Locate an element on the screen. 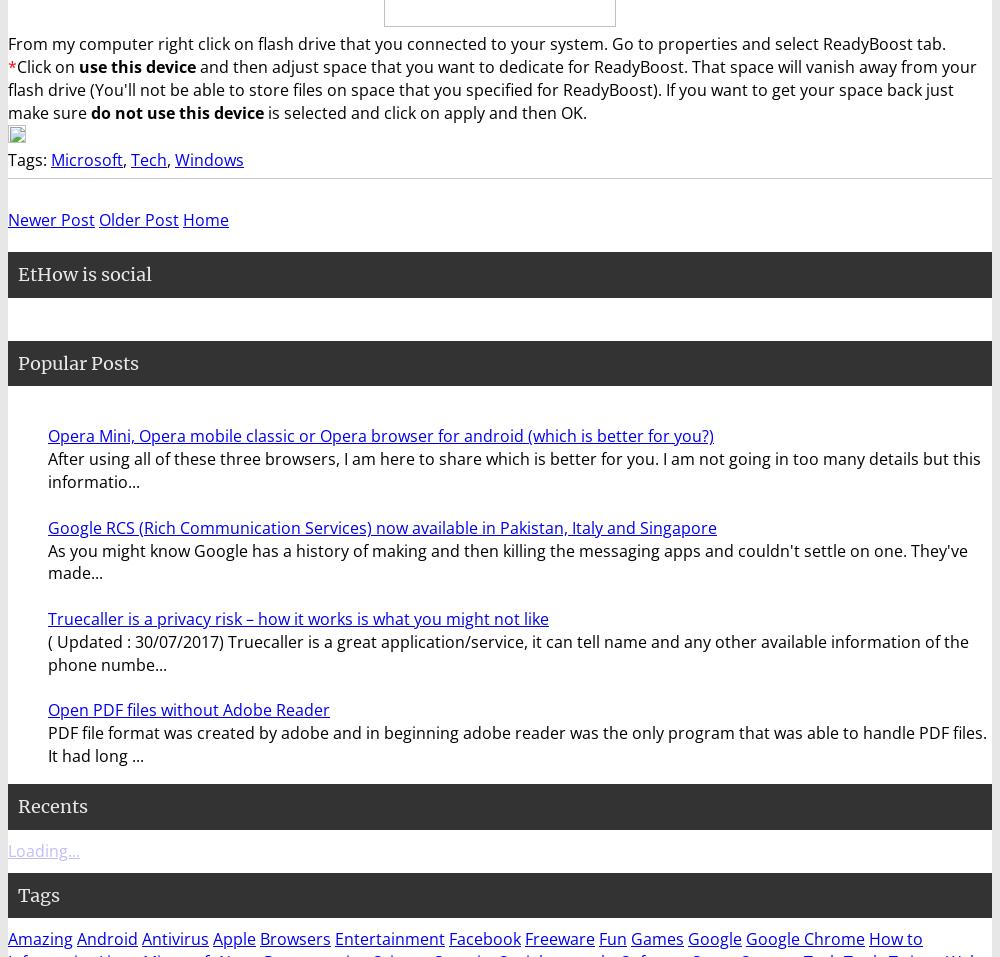 This screenshot has height=957, width=1000. 'Google Chrome' is located at coordinates (805, 939).